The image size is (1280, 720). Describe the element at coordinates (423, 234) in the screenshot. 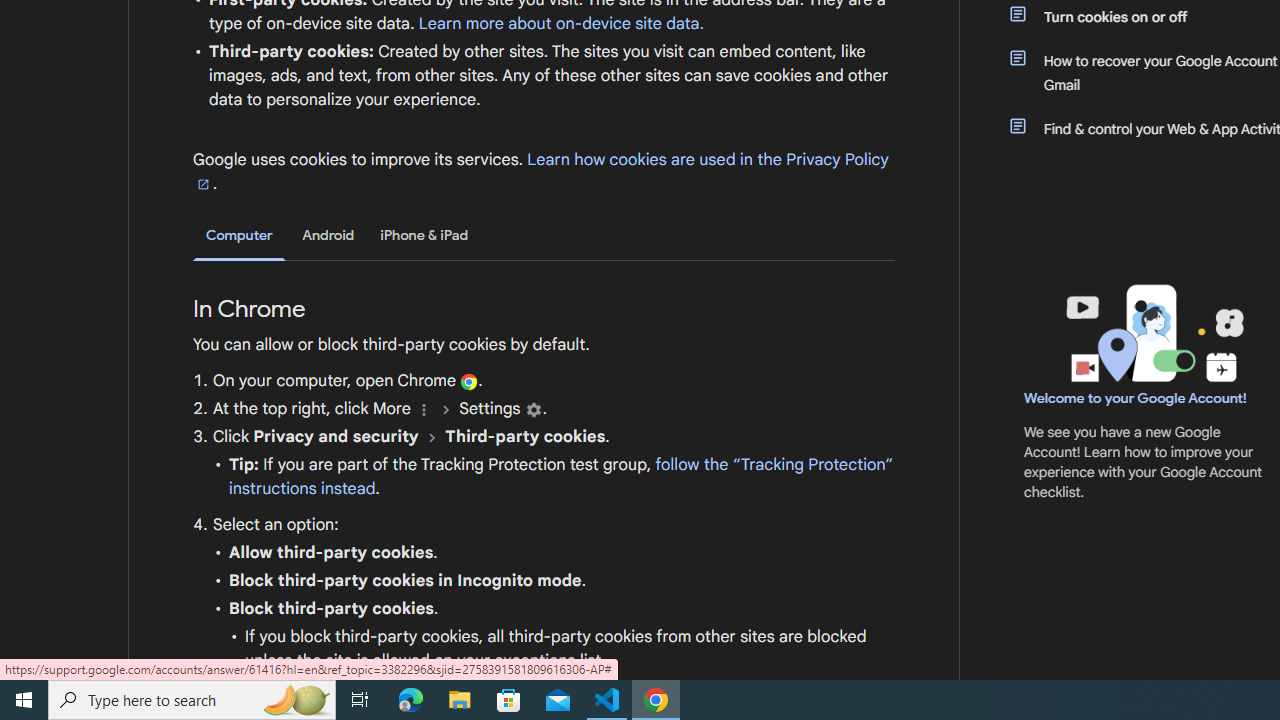

I see `'iPhone & iPad'` at that location.